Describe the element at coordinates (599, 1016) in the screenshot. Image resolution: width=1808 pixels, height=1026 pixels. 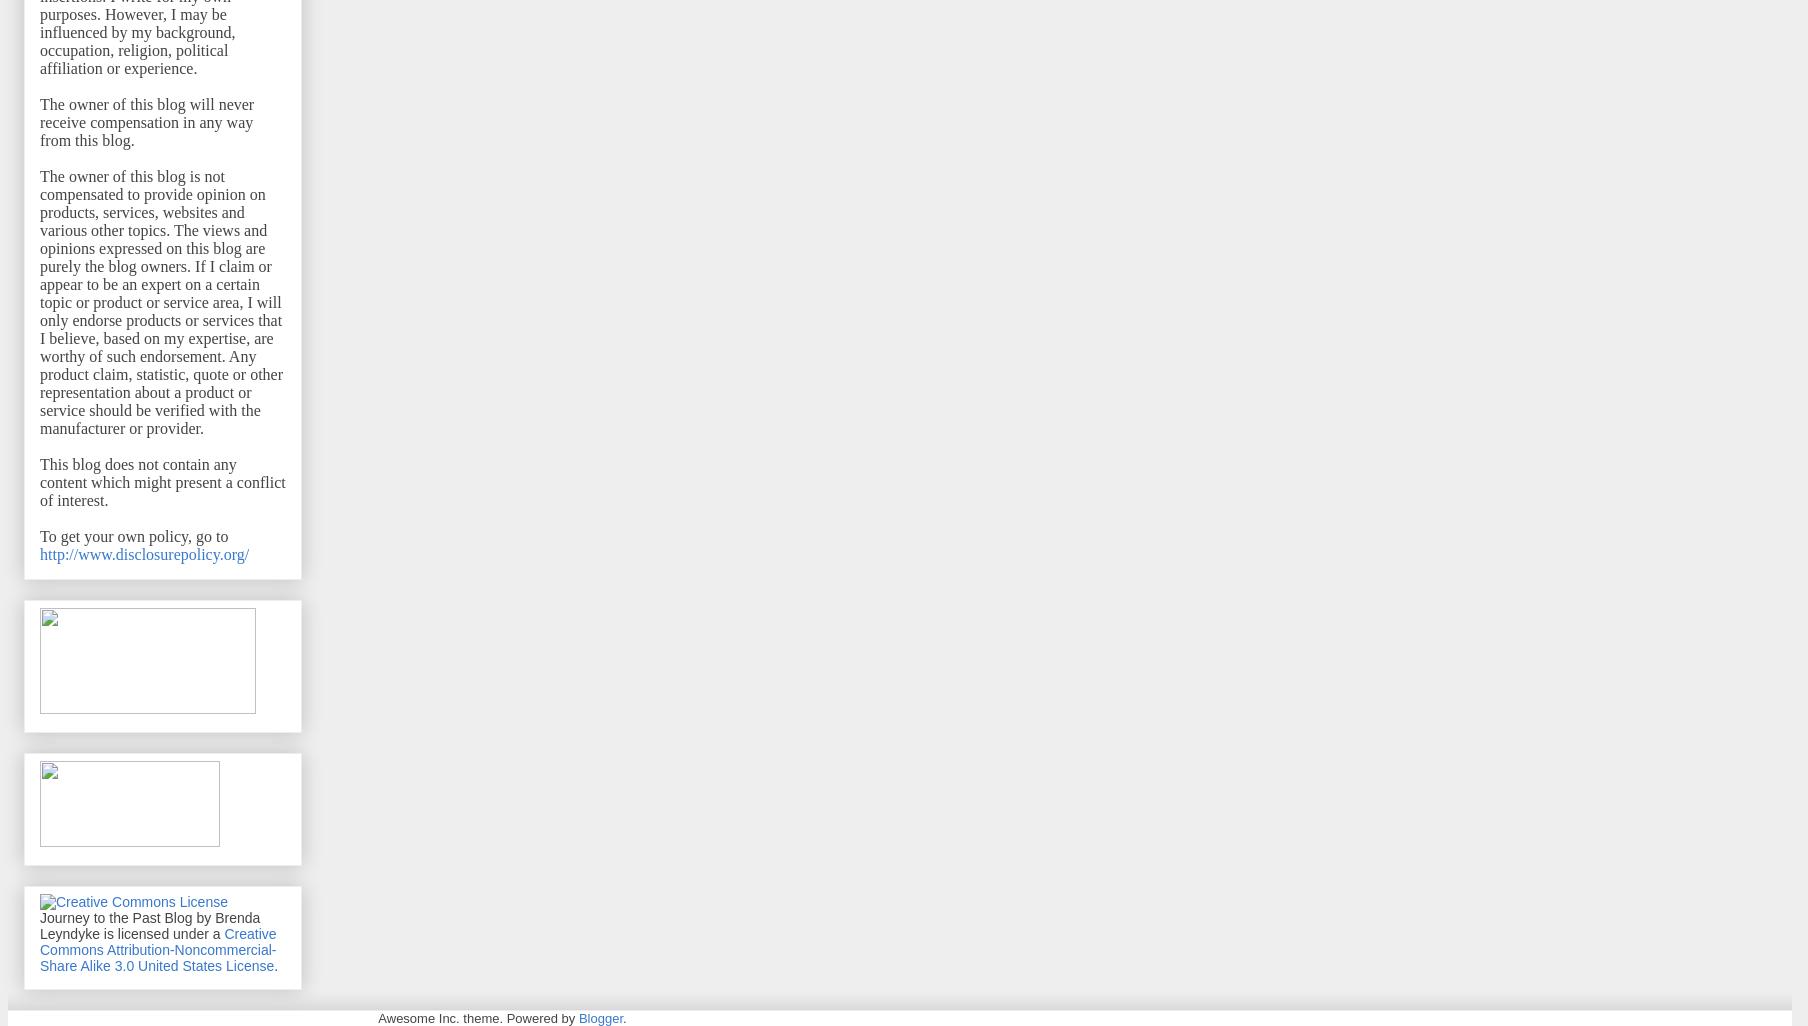
I see `'Blogger'` at that location.